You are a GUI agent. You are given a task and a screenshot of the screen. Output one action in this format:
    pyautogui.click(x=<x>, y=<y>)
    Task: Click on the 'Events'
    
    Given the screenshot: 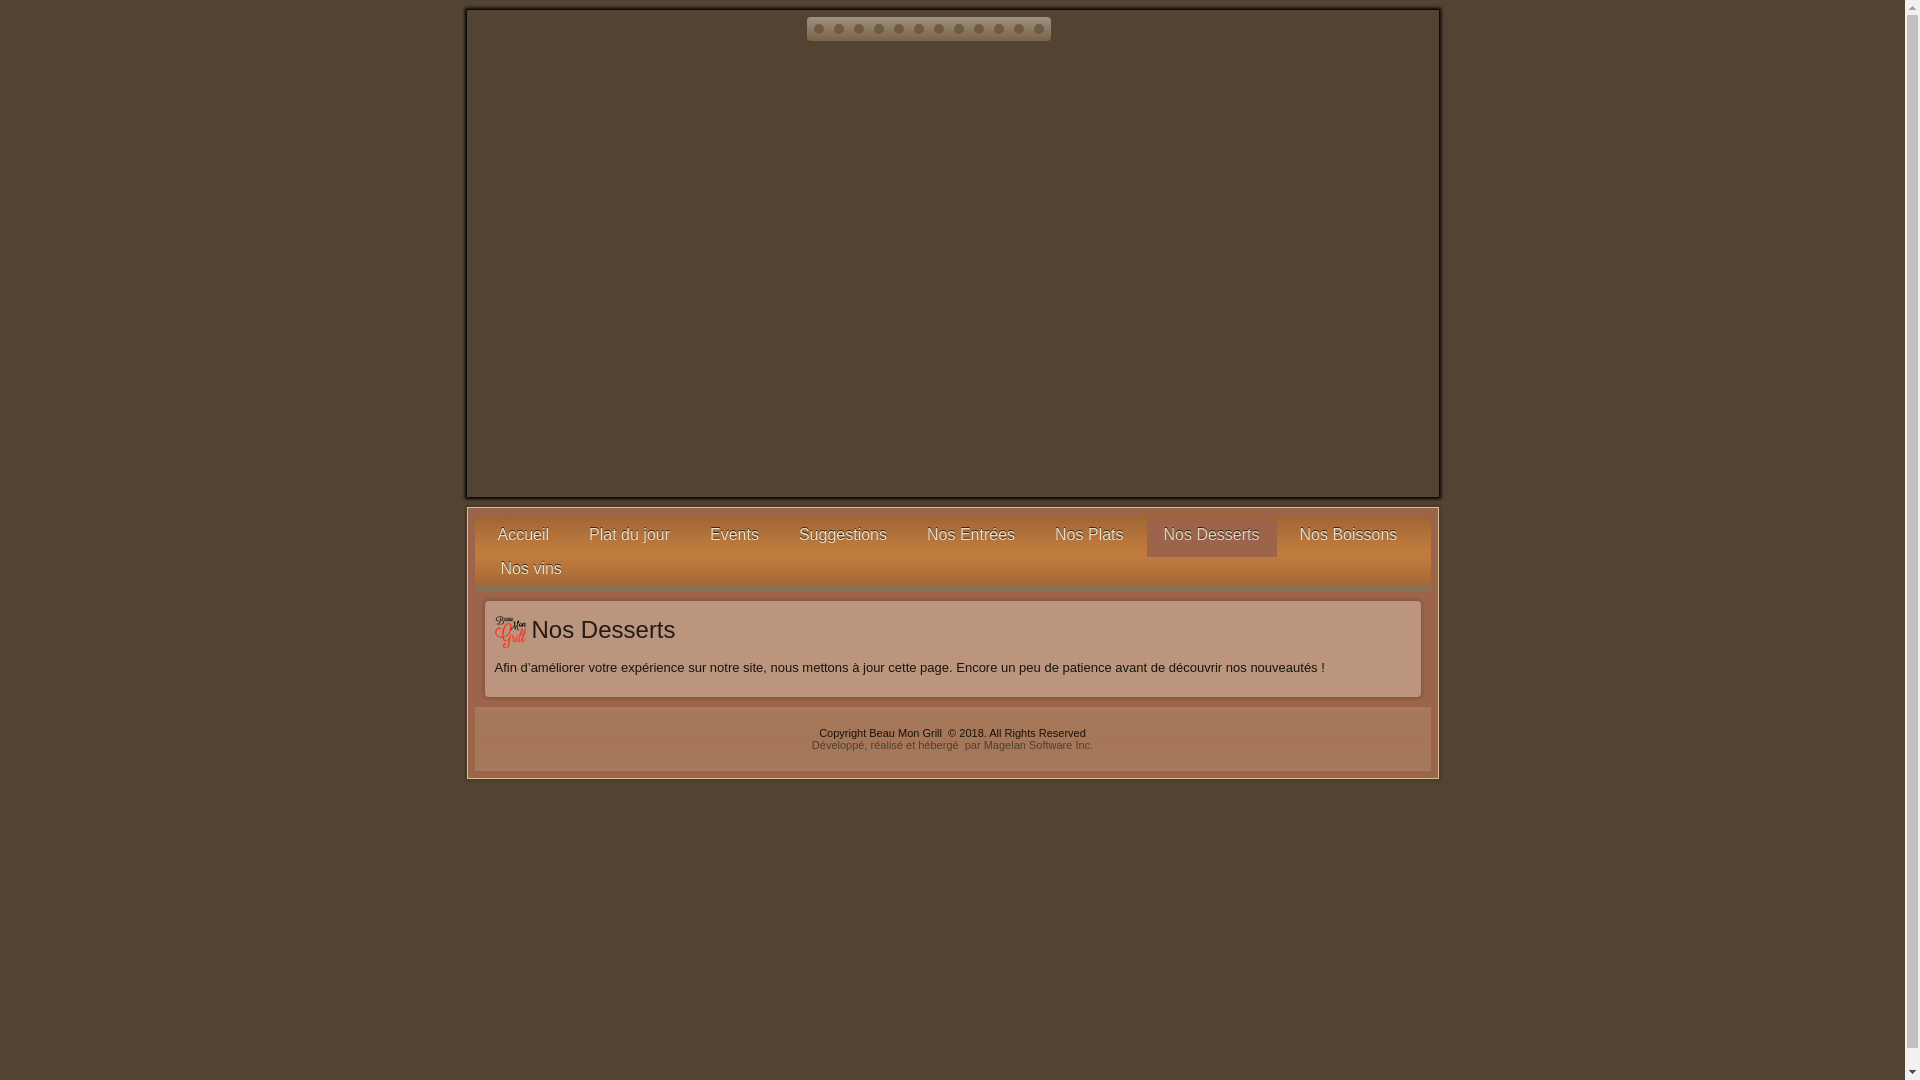 What is the action you would take?
    pyautogui.click(x=692, y=534)
    